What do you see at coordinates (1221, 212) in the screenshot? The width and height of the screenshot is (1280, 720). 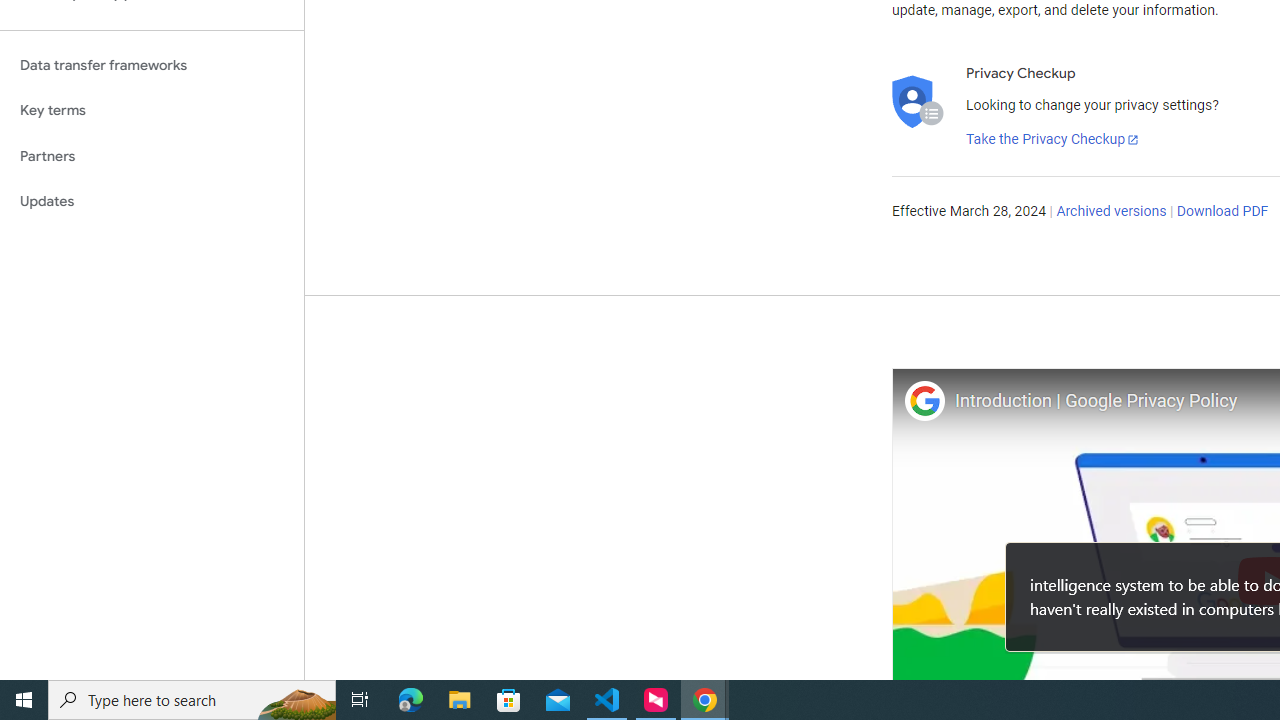 I see `'Download PDF'` at bounding box center [1221, 212].